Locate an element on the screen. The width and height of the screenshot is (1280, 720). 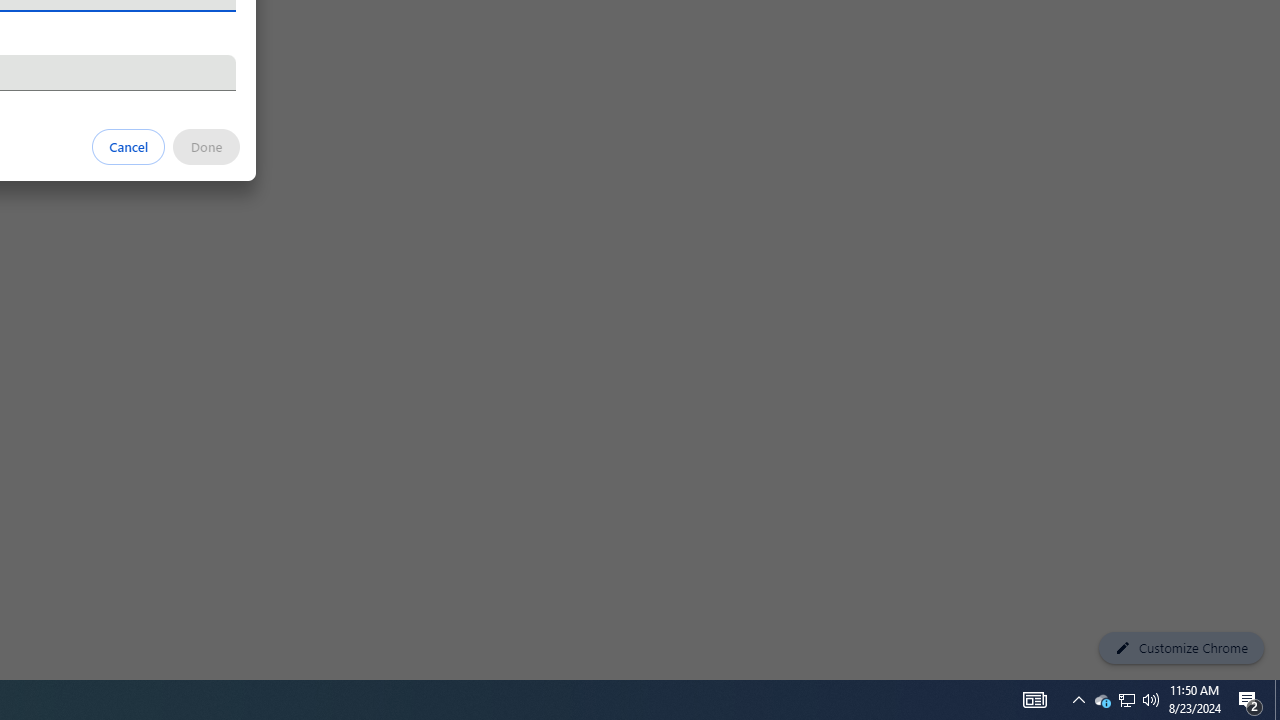
'Cancel' is located at coordinates (128, 145).